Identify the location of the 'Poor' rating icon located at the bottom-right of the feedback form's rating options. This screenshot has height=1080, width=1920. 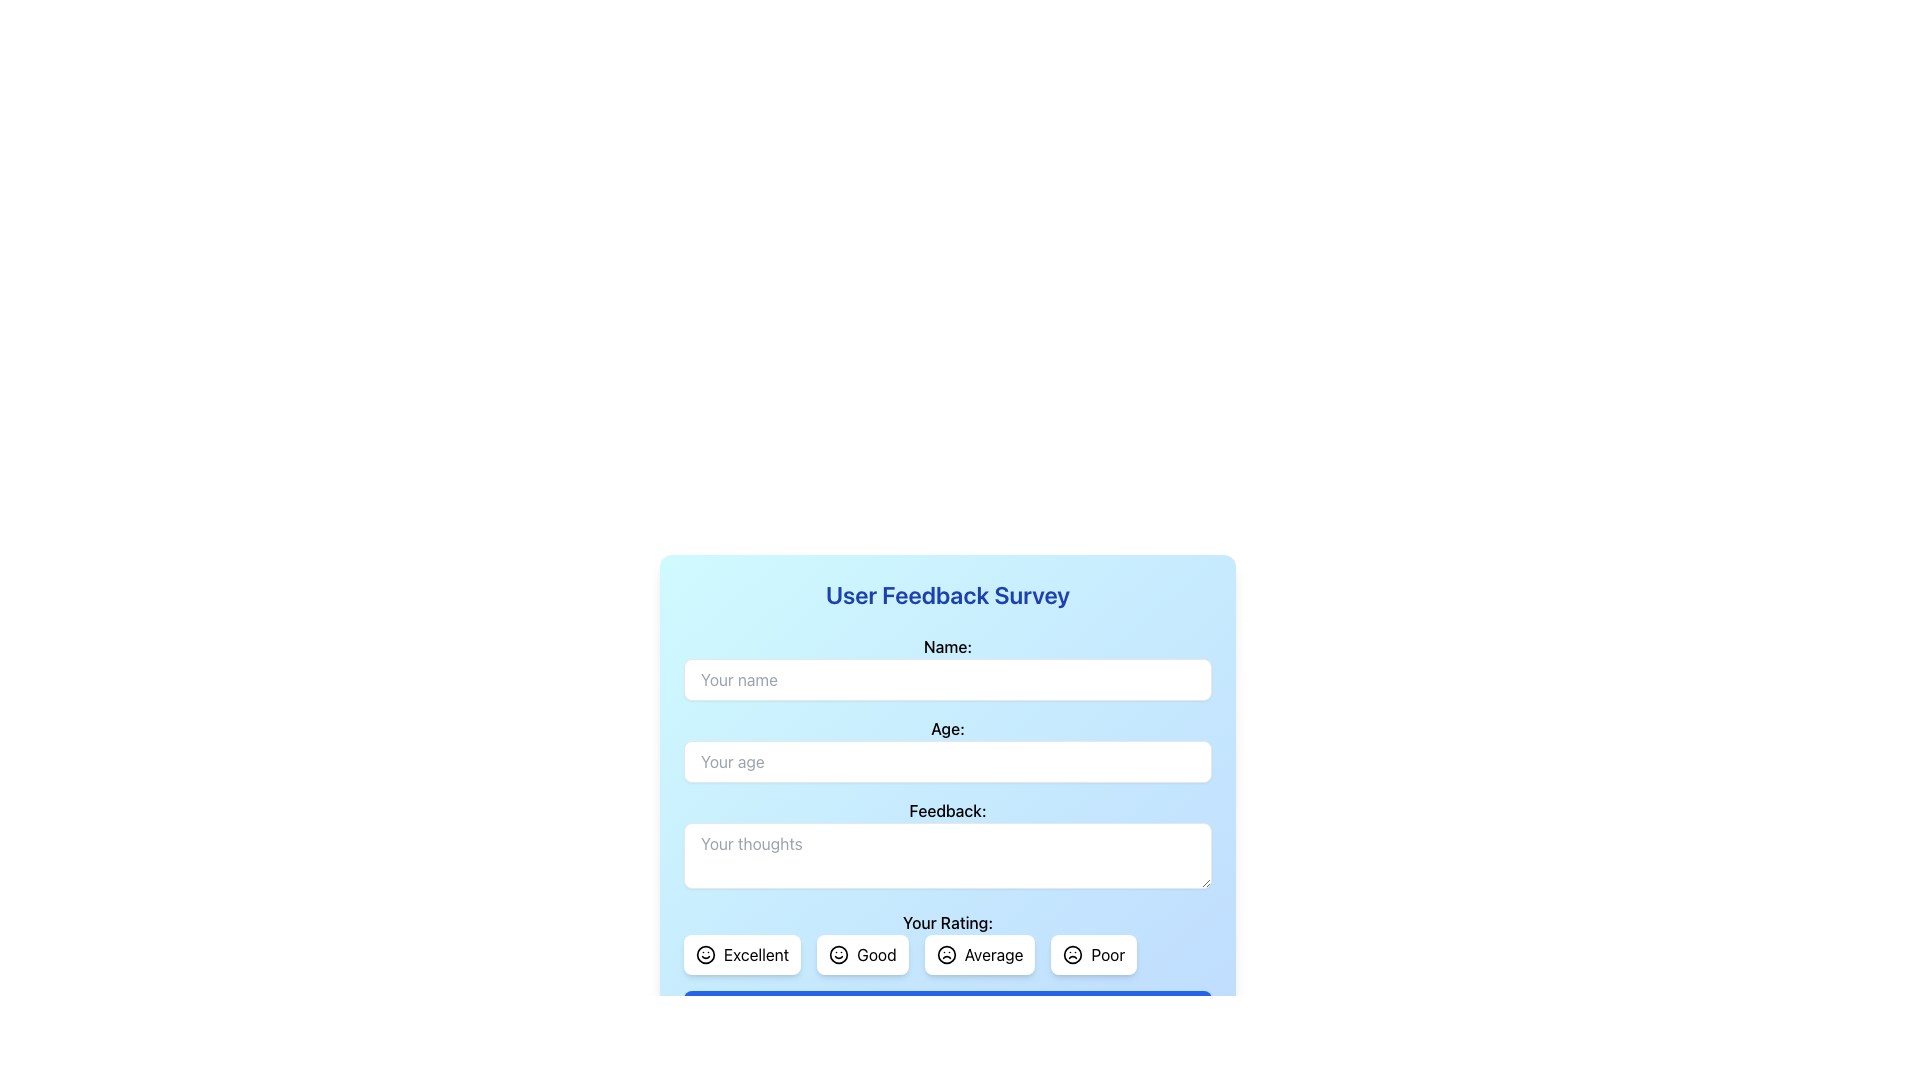
(1072, 954).